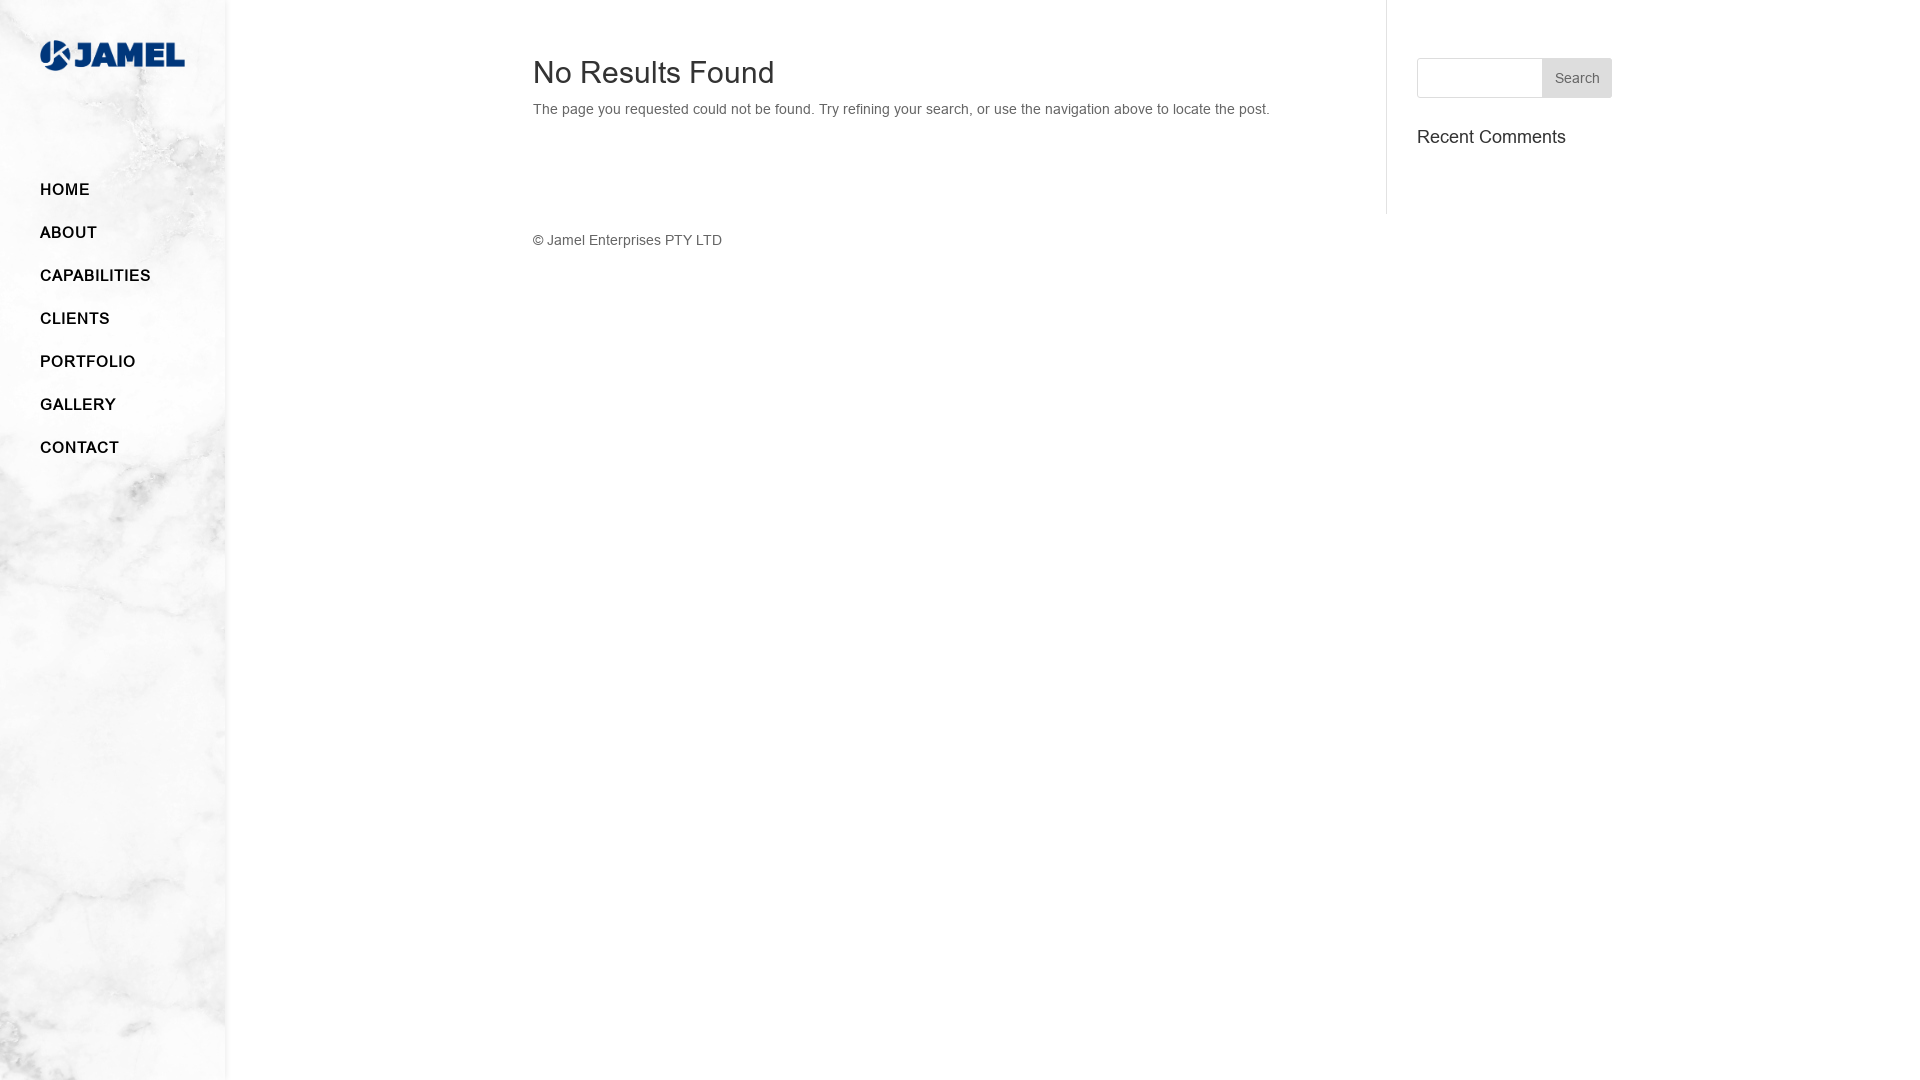 The height and width of the screenshot is (1080, 1920). Describe the element at coordinates (39, 457) in the screenshot. I see `'CONTACT'` at that location.